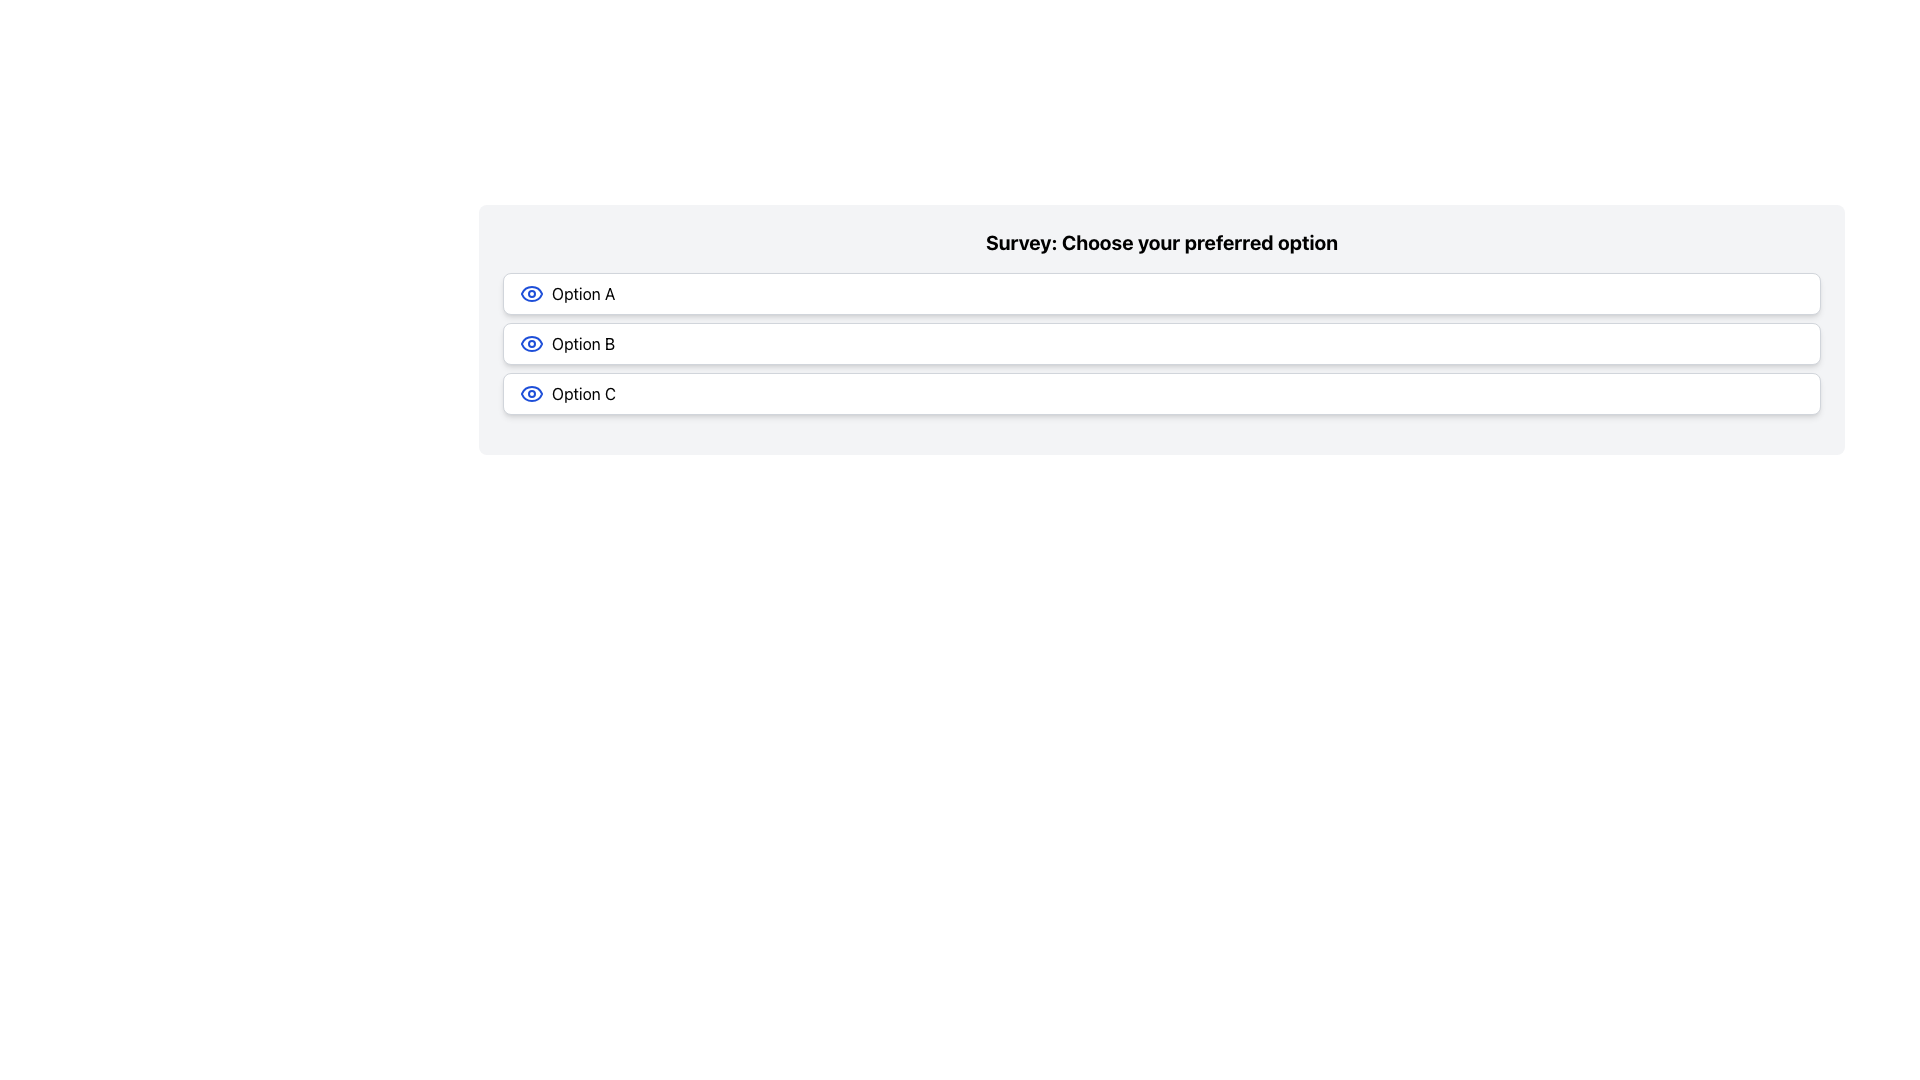  Describe the element at coordinates (1161, 242) in the screenshot. I see `the bold text label reading 'Survey: Choose your preferred option', which serves as the title of the survey section` at that location.